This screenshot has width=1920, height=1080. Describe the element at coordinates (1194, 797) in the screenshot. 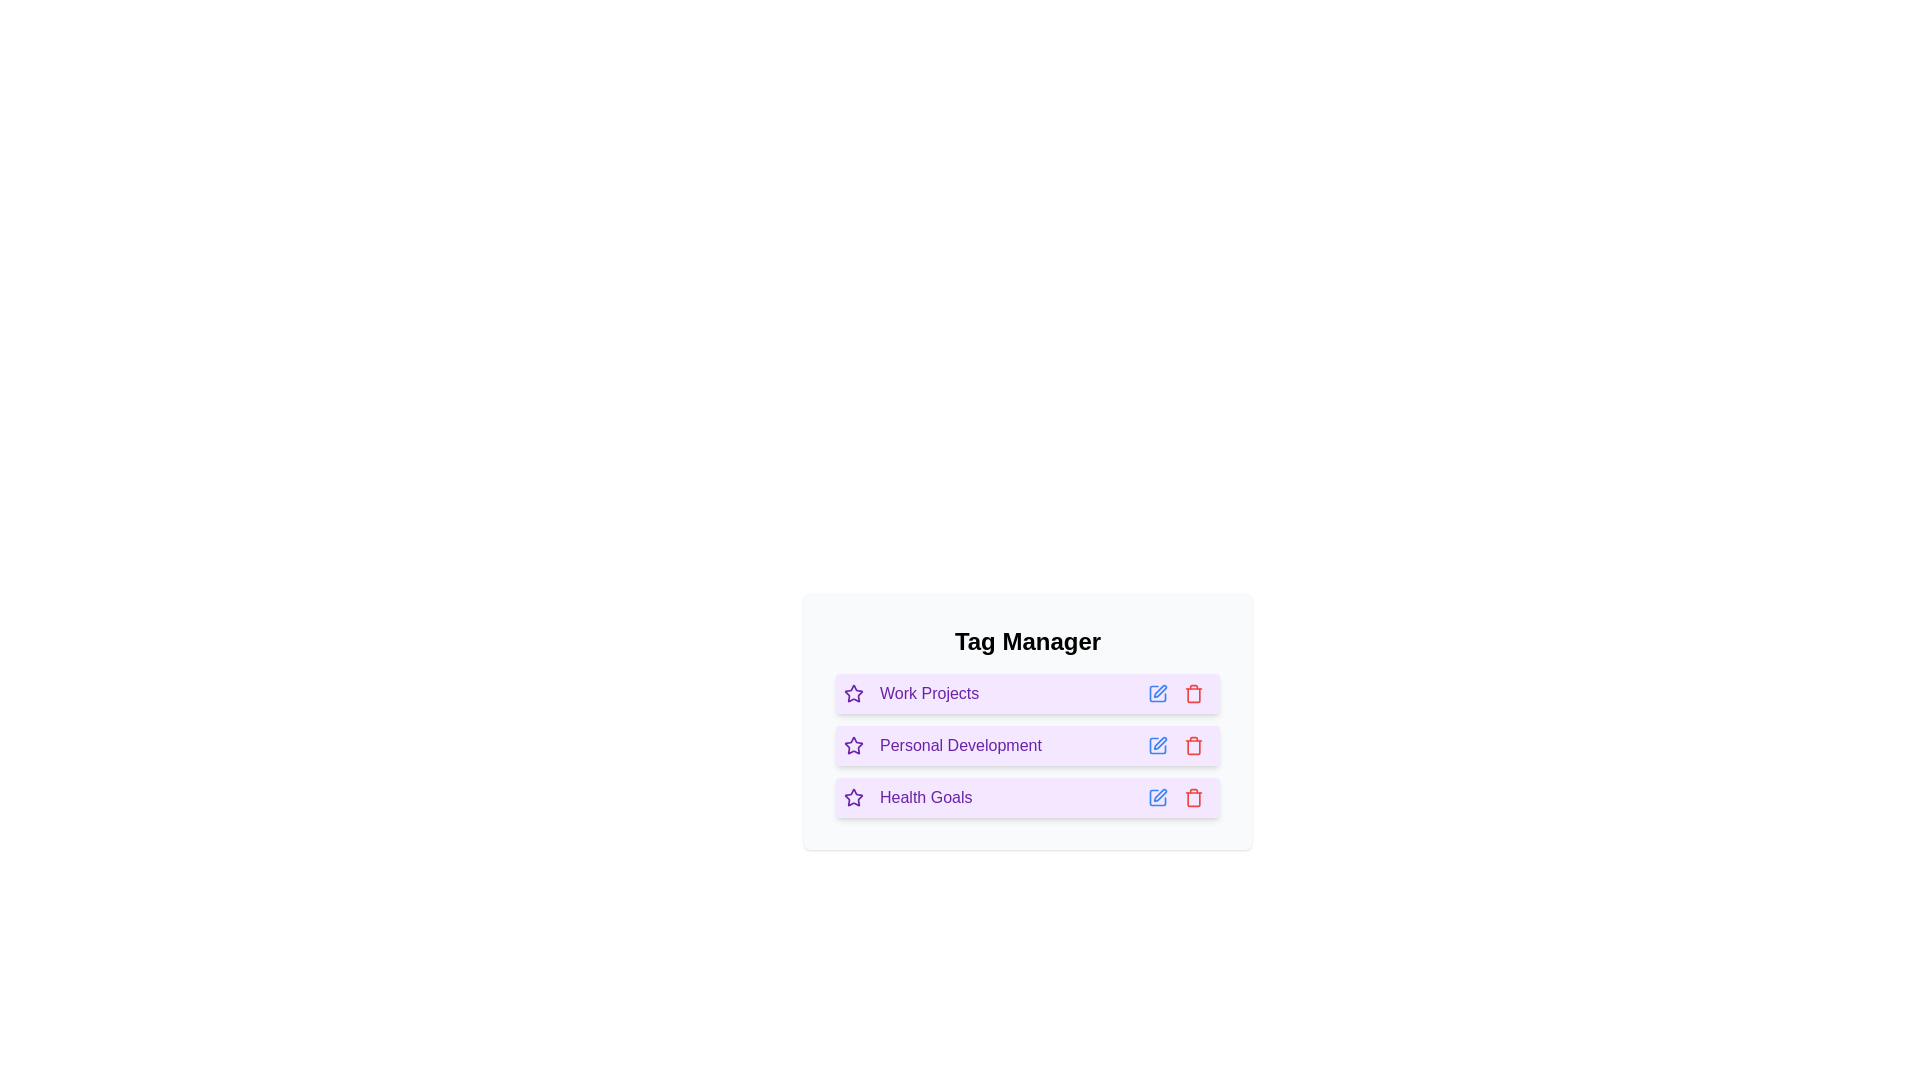

I see `the delete button for the tag Health Goals` at that location.